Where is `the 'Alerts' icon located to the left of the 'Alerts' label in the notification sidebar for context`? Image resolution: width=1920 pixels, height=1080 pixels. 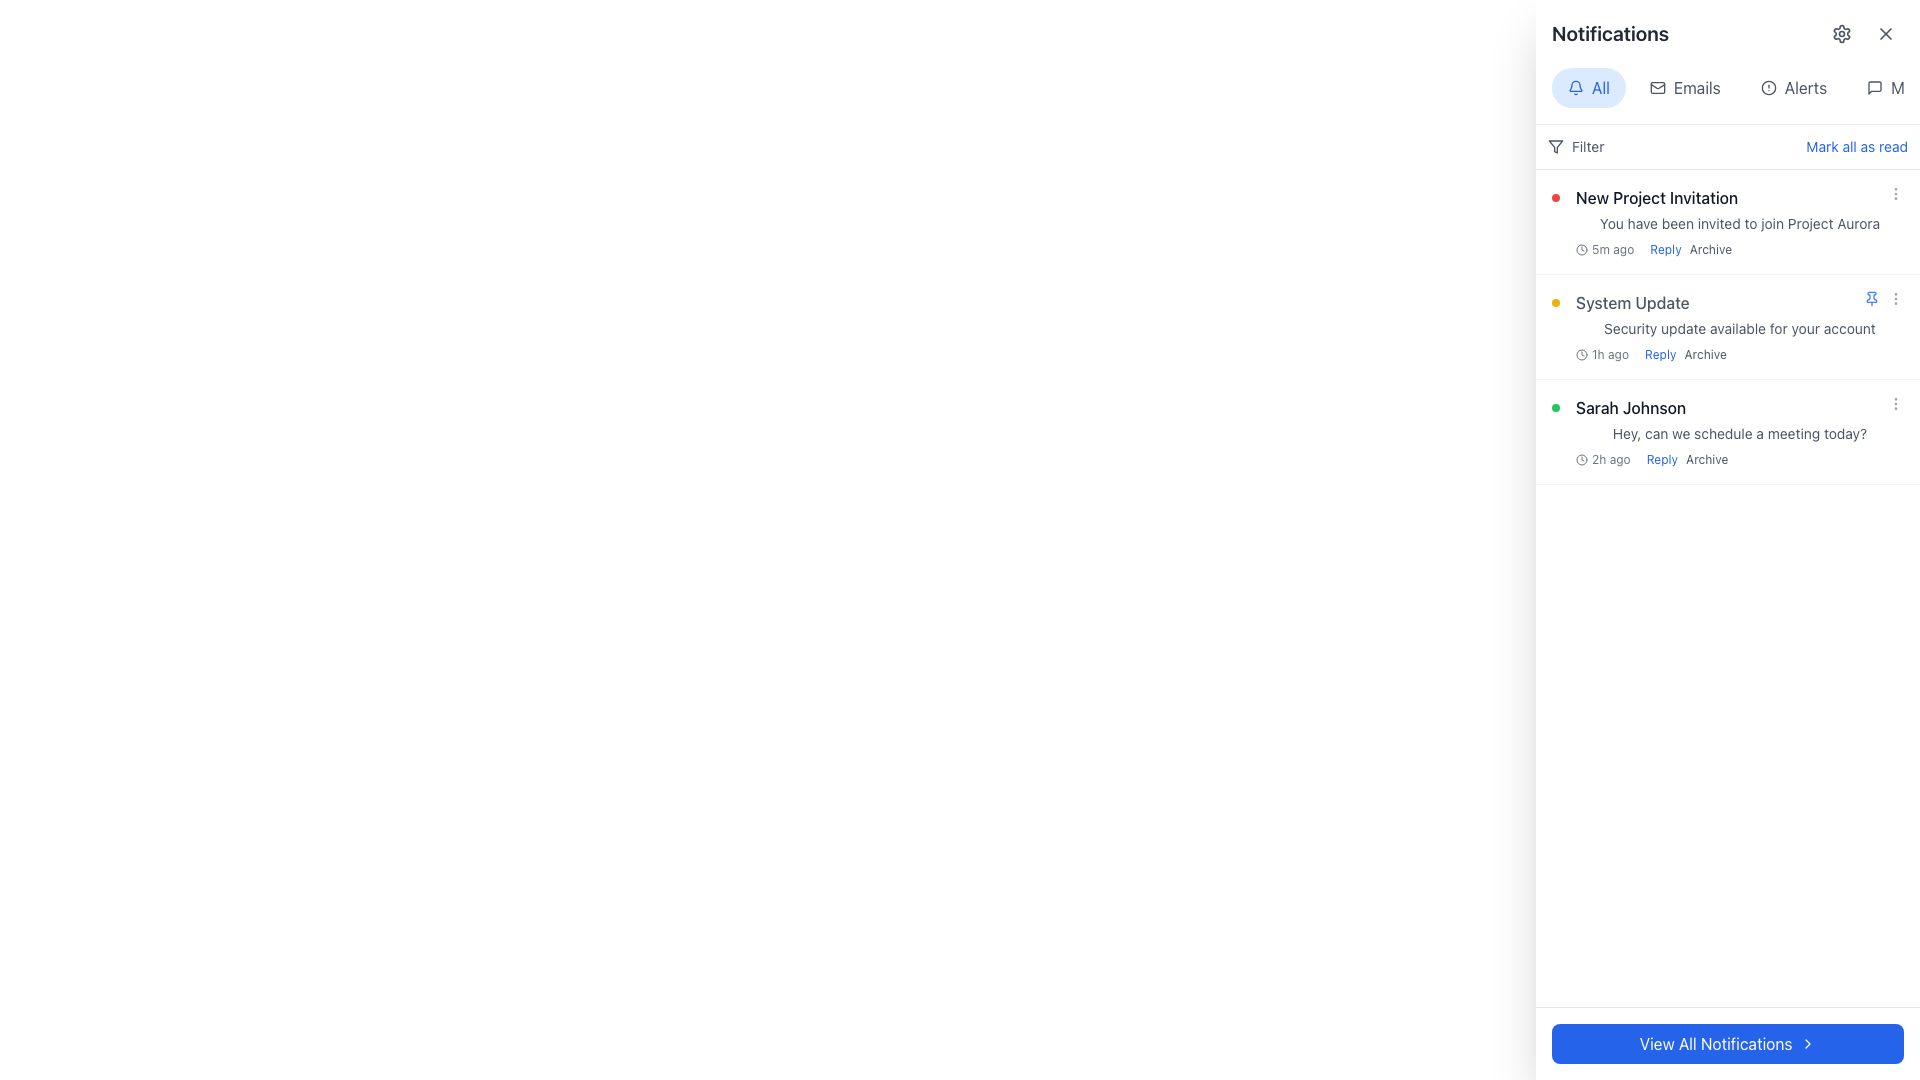 the 'Alerts' icon located to the left of the 'Alerts' label in the notification sidebar for context is located at coordinates (1768, 87).